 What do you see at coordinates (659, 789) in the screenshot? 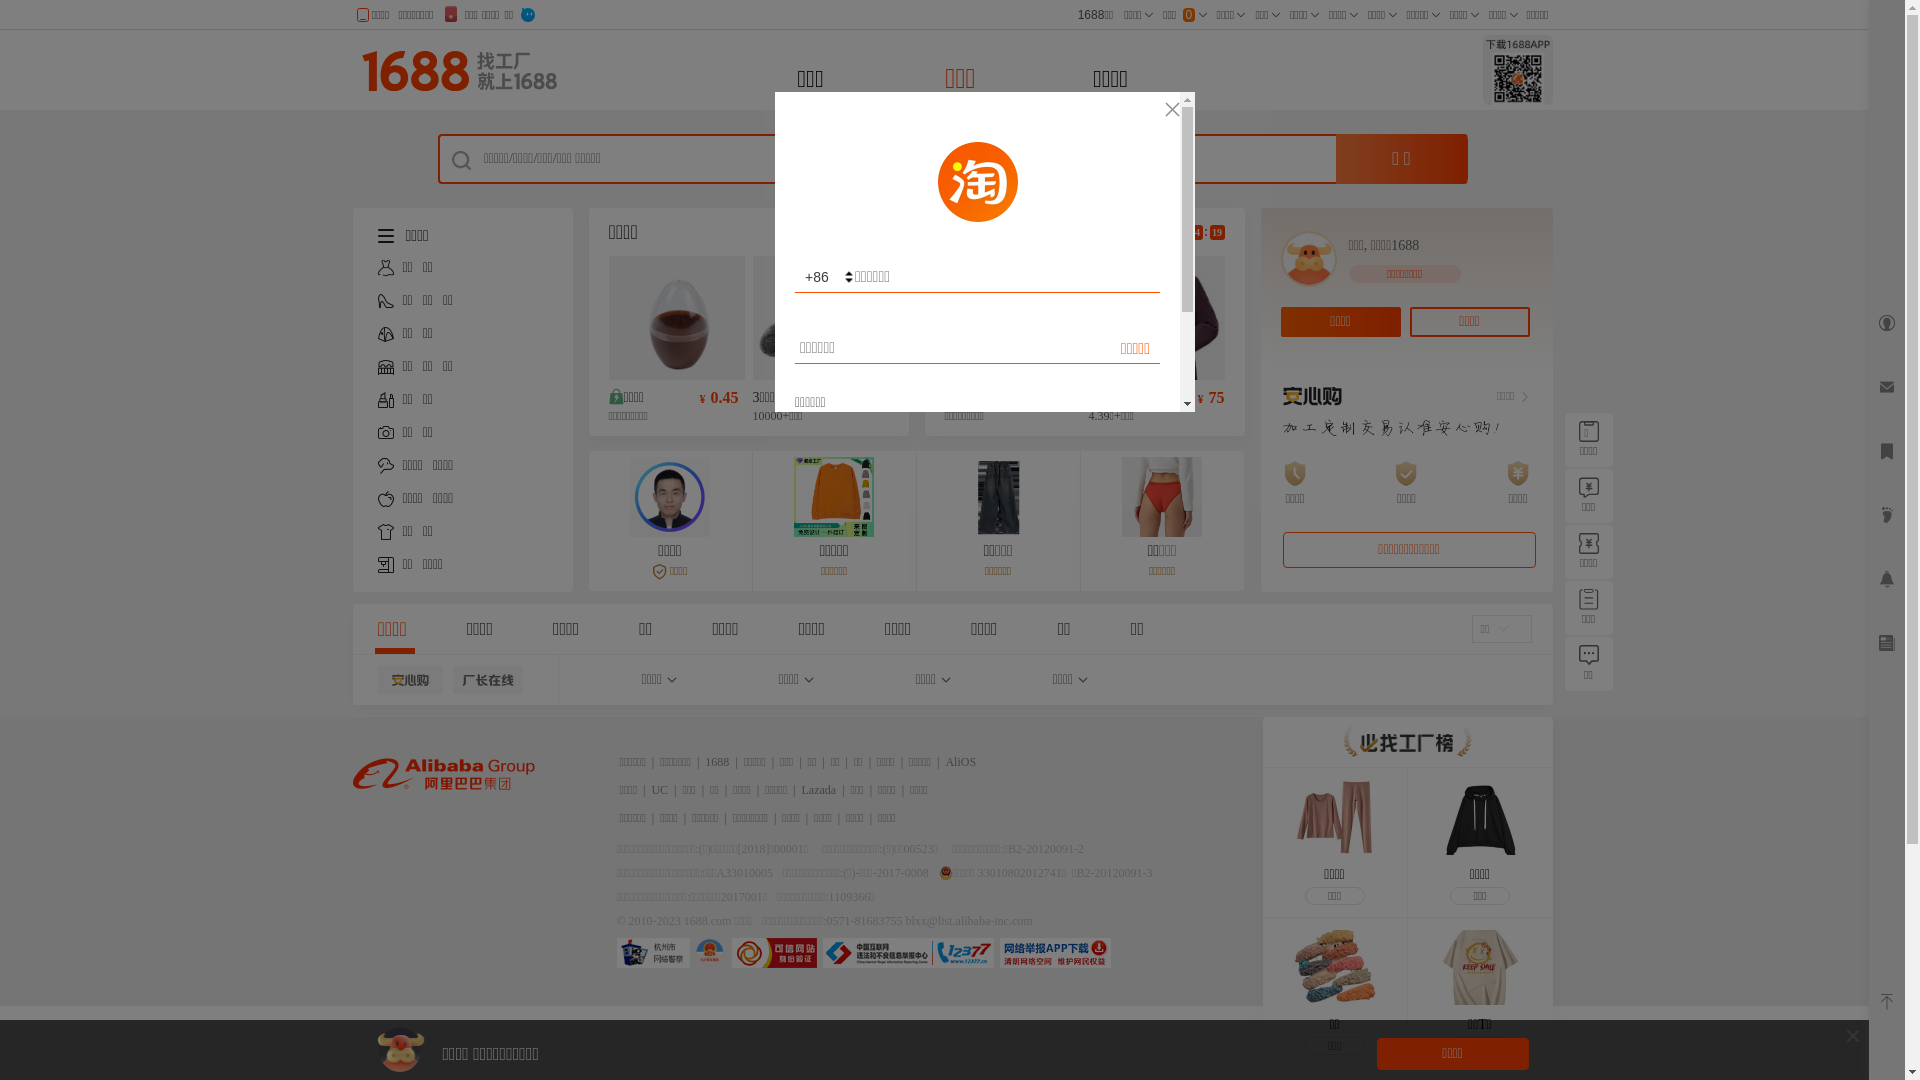
I see `'UC'` at bounding box center [659, 789].